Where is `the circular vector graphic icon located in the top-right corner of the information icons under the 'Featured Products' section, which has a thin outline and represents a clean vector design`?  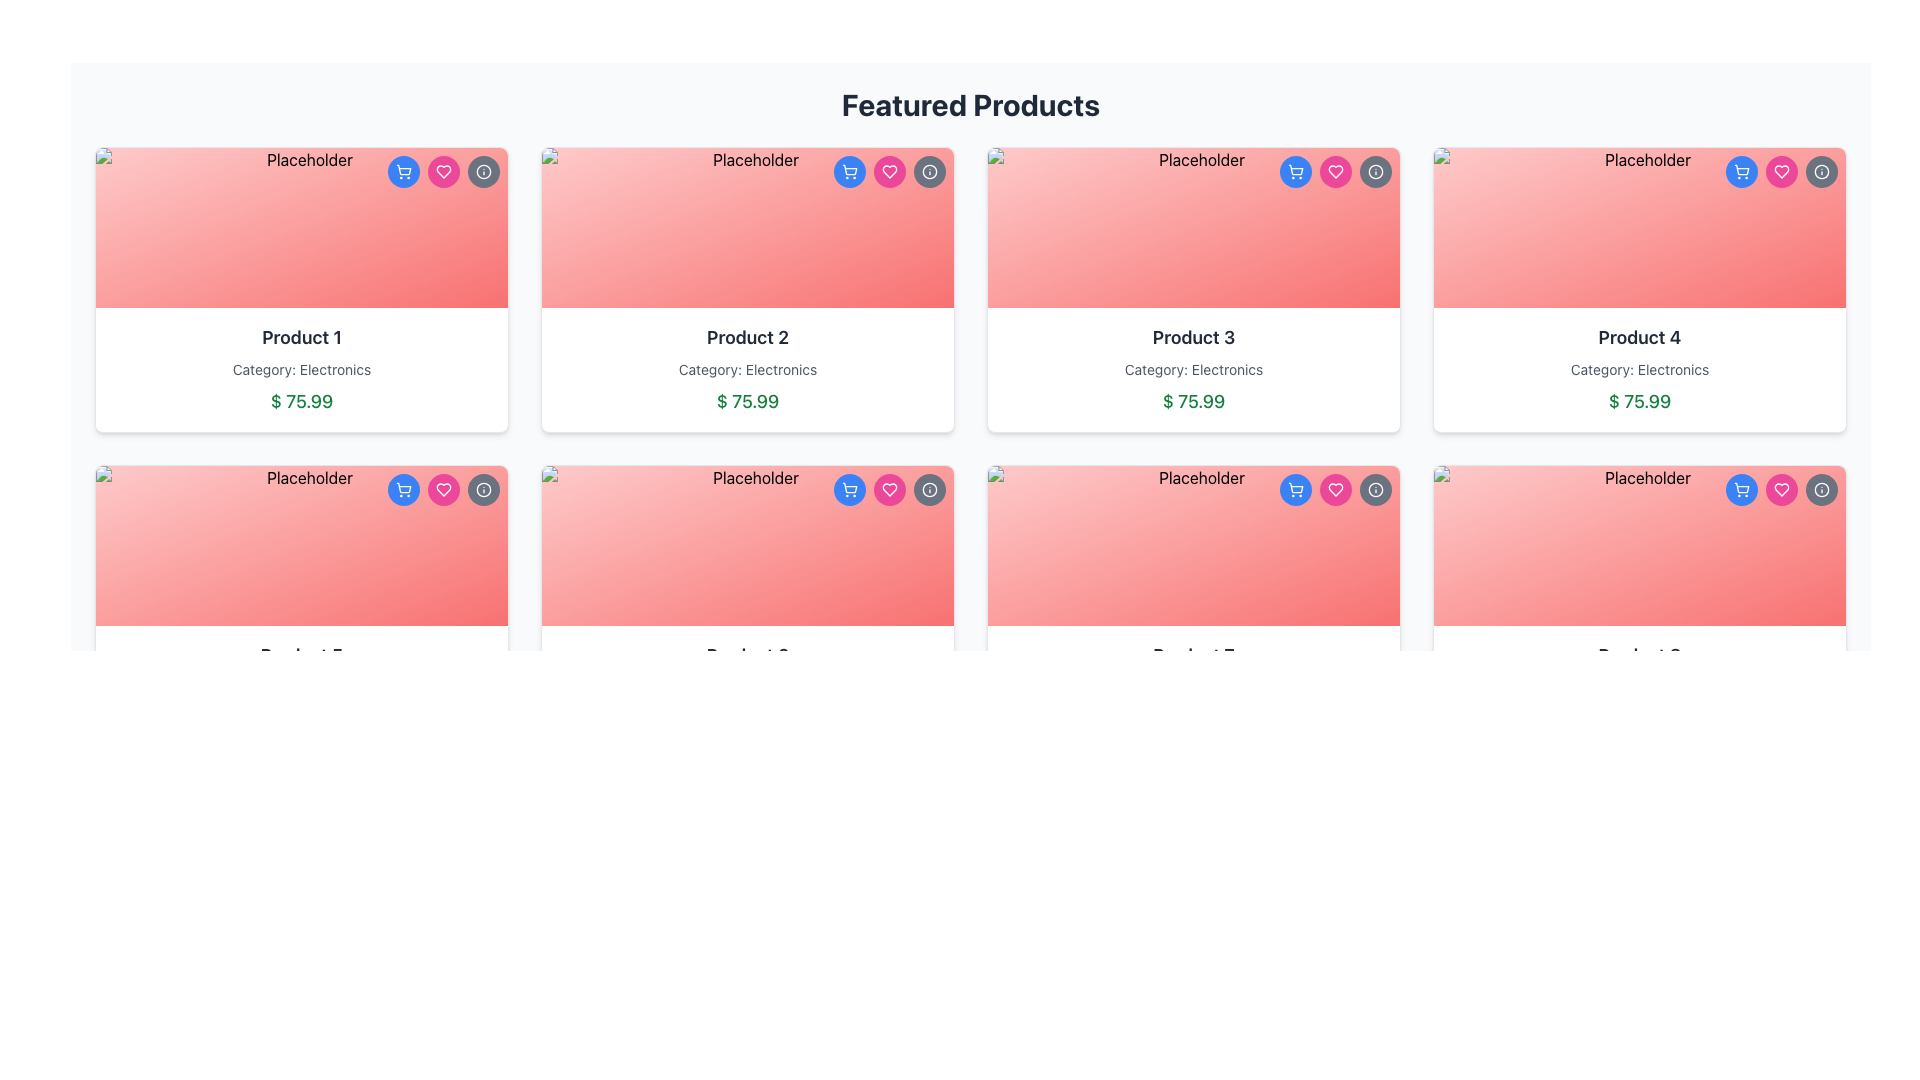
the circular vector graphic icon located in the top-right corner of the information icons under the 'Featured Products' section, which has a thin outline and represents a clean vector design is located at coordinates (1375, 171).